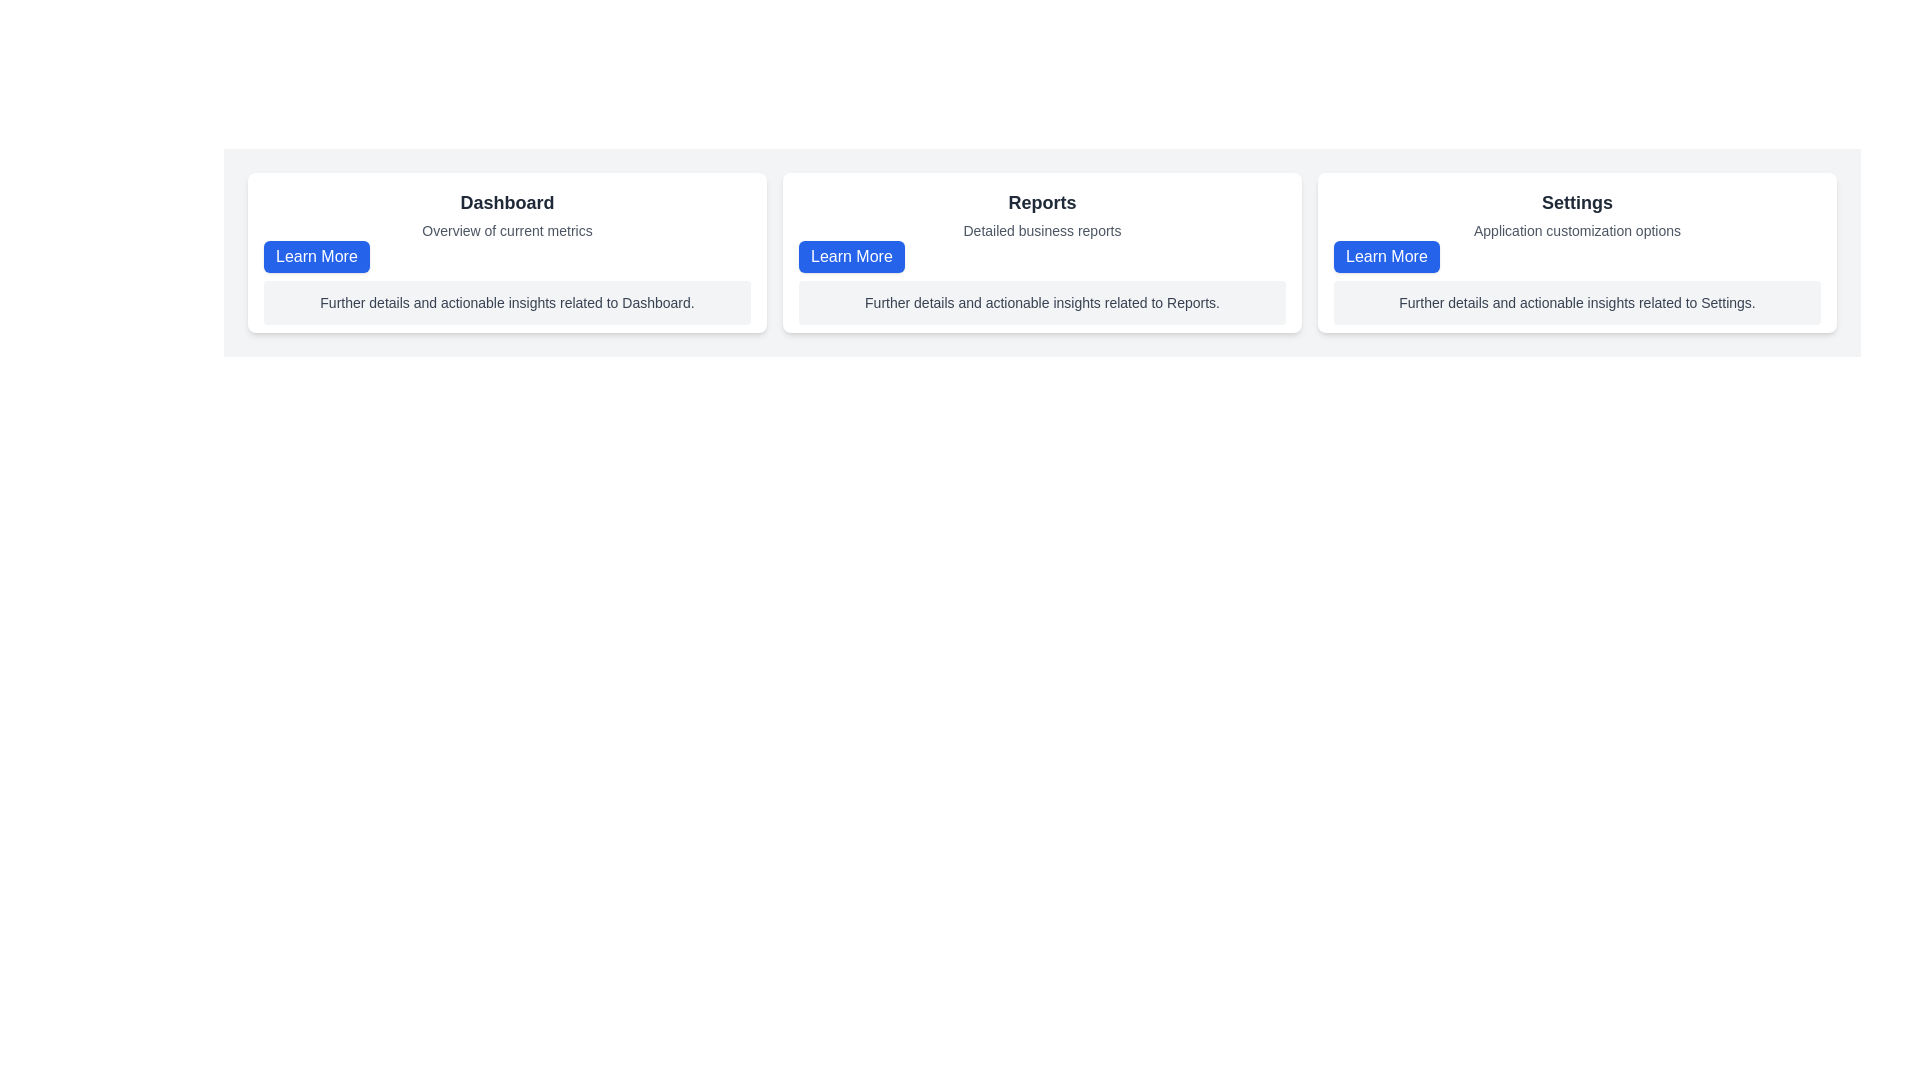 The image size is (1920, 1080). Describe the element at coordinates (1385, 256) in the screenshot. I see `the button located at the bottom-left section of the 'Settings' card, which is the third card in a horizontal sequence of three cards` at that location.